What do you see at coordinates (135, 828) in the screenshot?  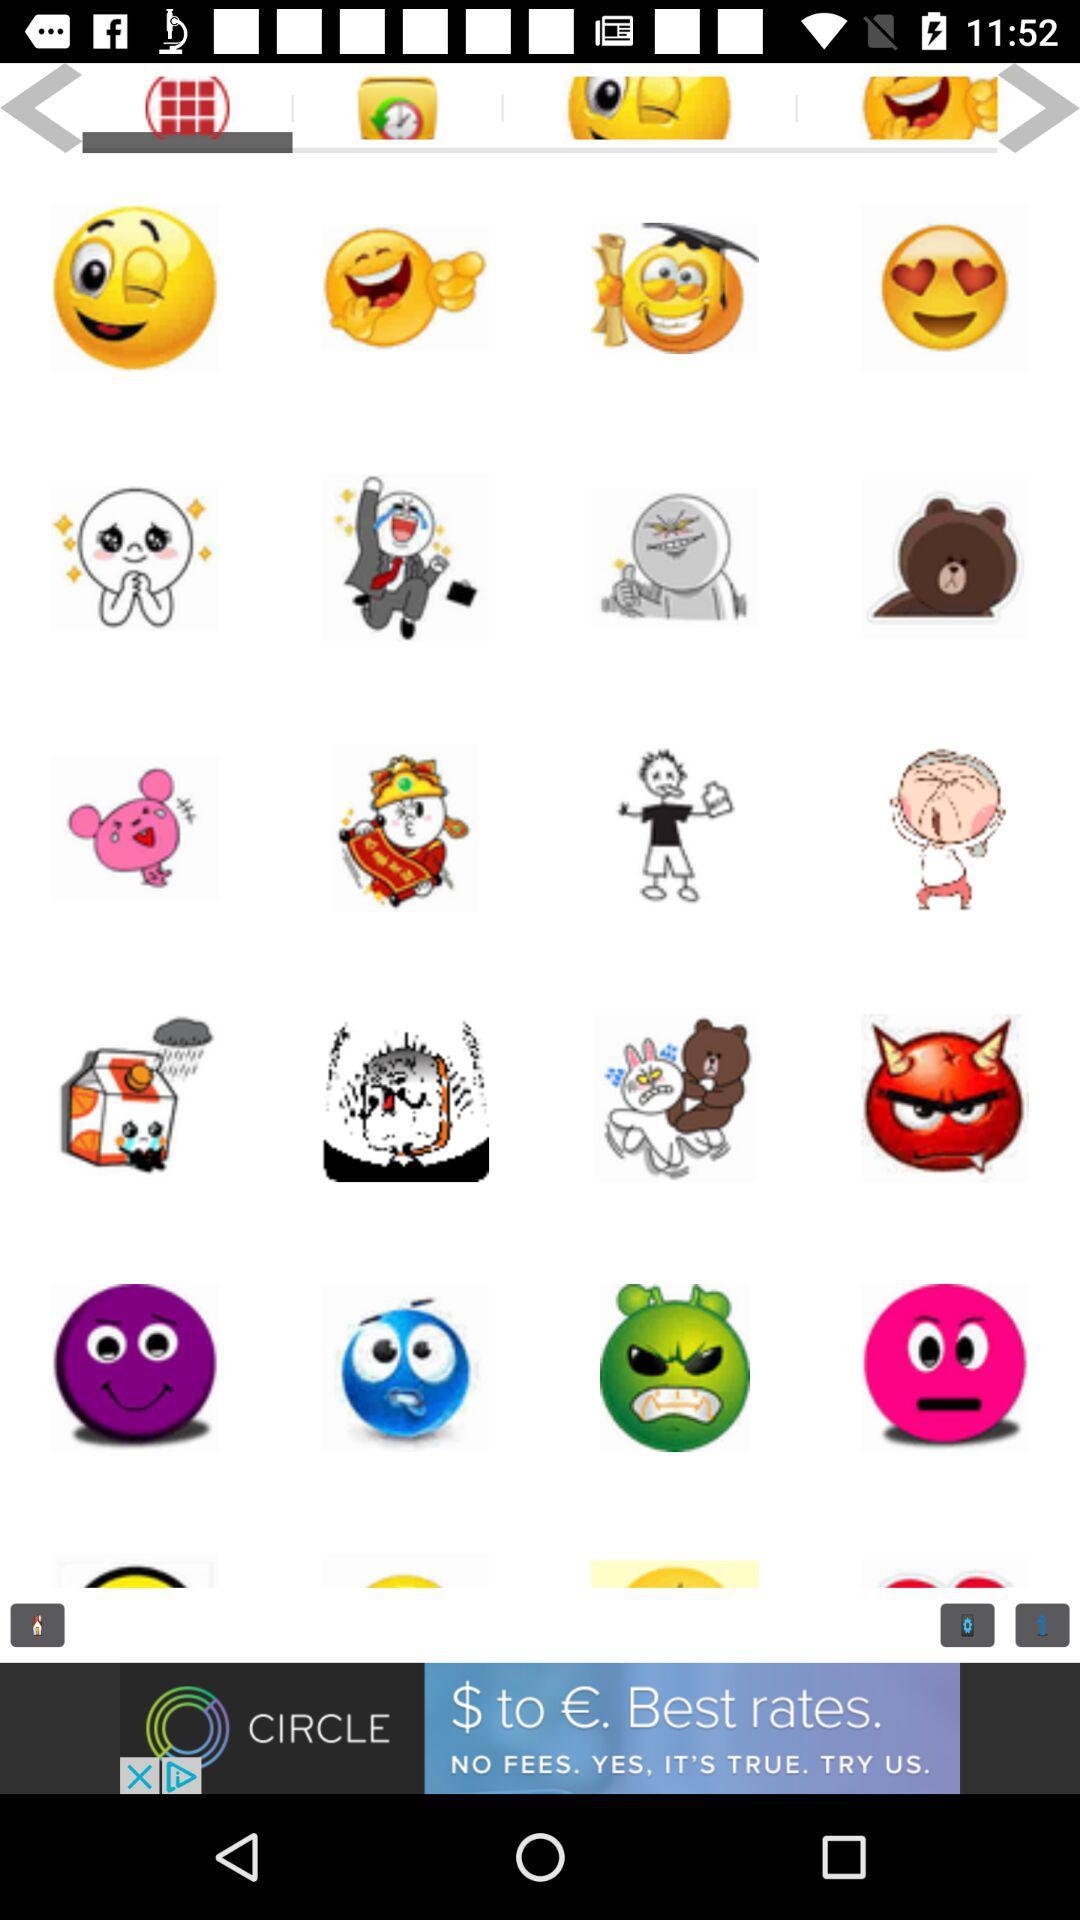 I see `this icon` at bounding box center [135, 828].